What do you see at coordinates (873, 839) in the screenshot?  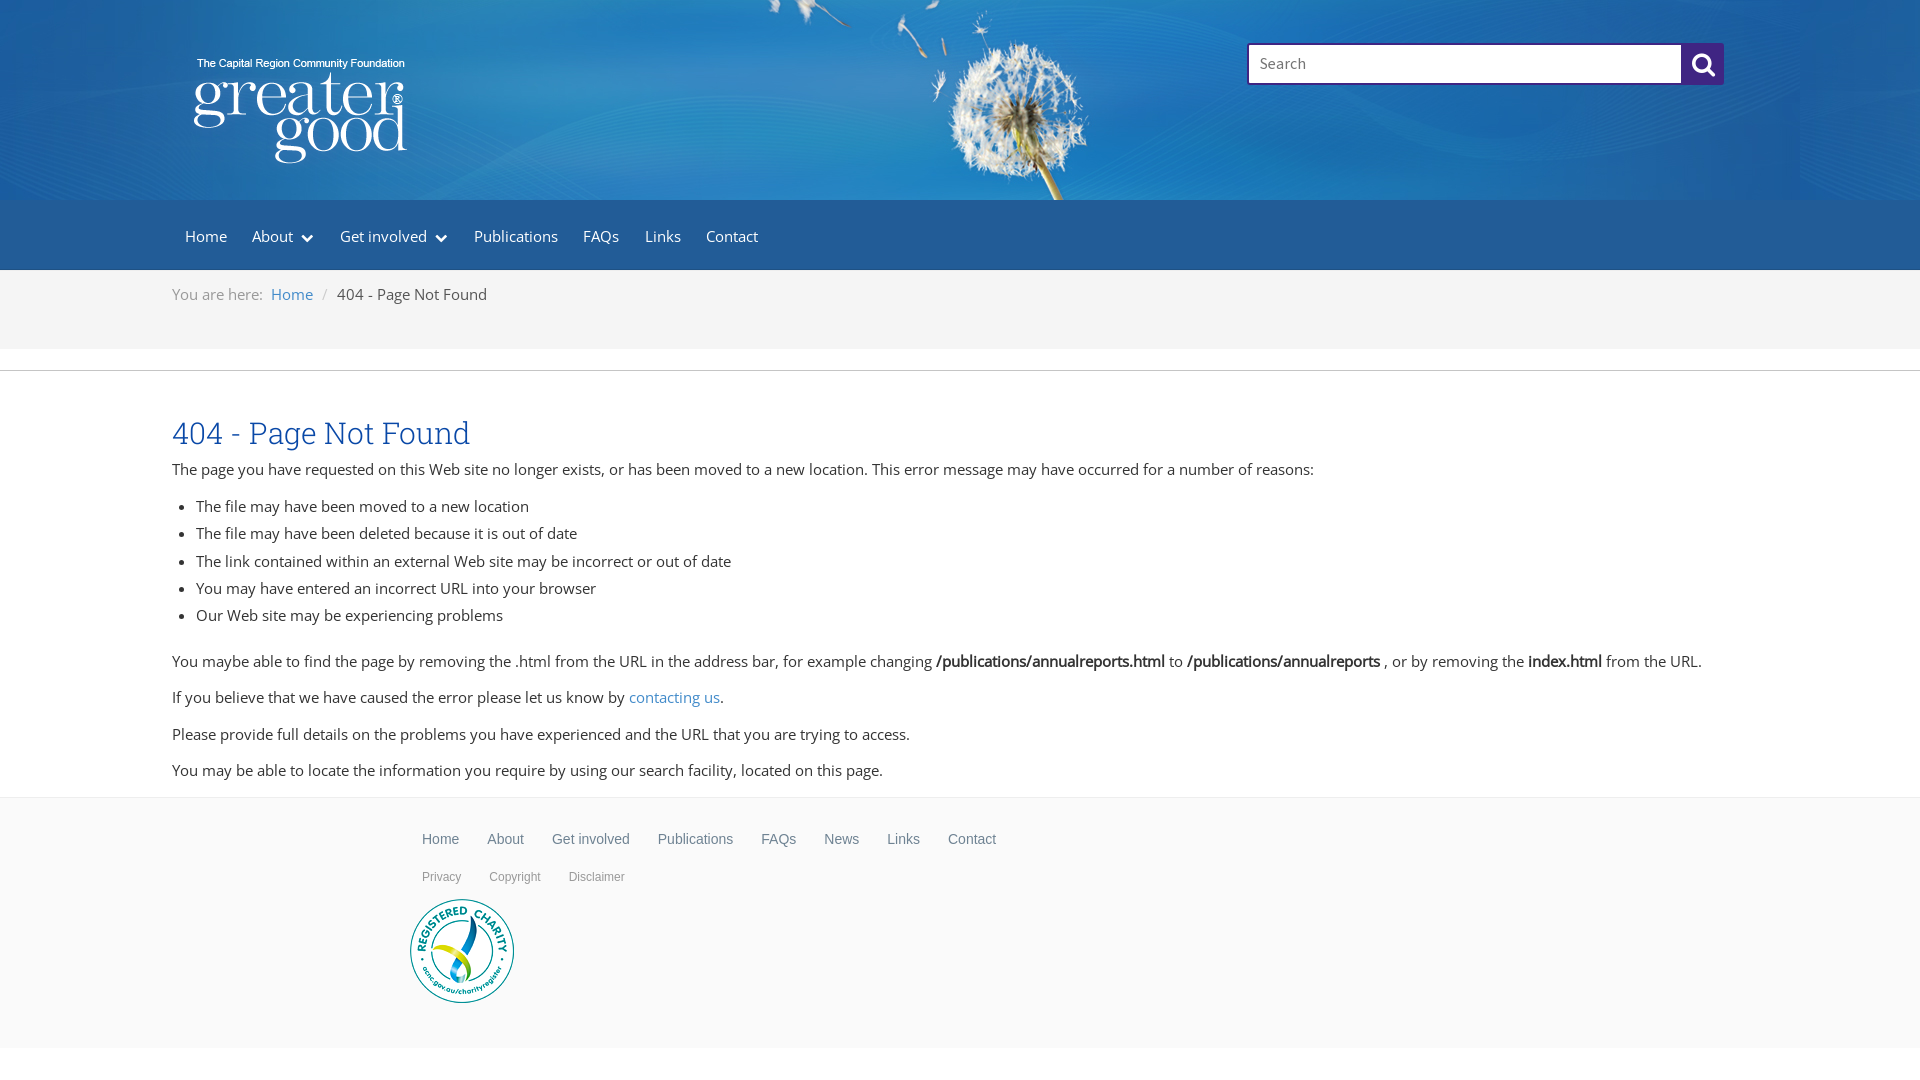 I see `'Links'` at bounding box center [873, 839].